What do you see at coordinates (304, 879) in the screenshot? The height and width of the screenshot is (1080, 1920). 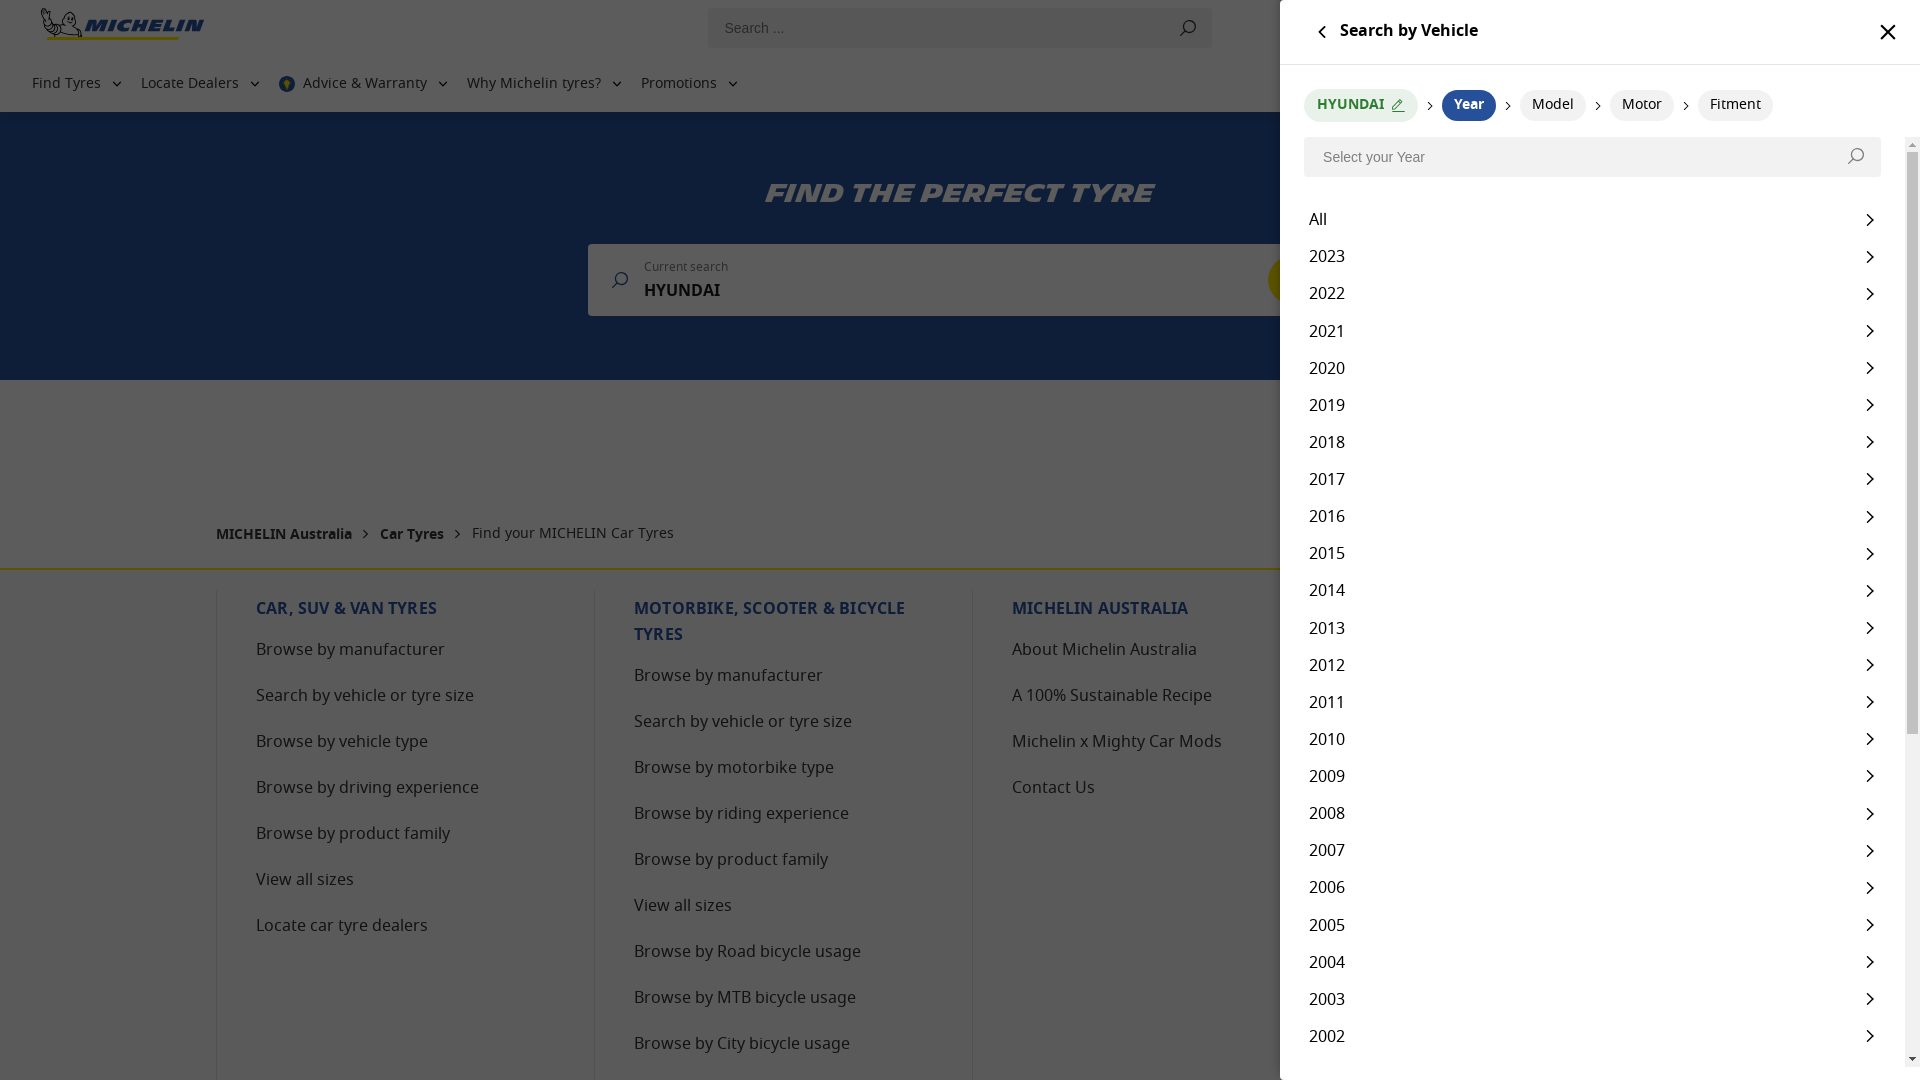 I see `'View all sizes'` at bounding box center [304, 879].